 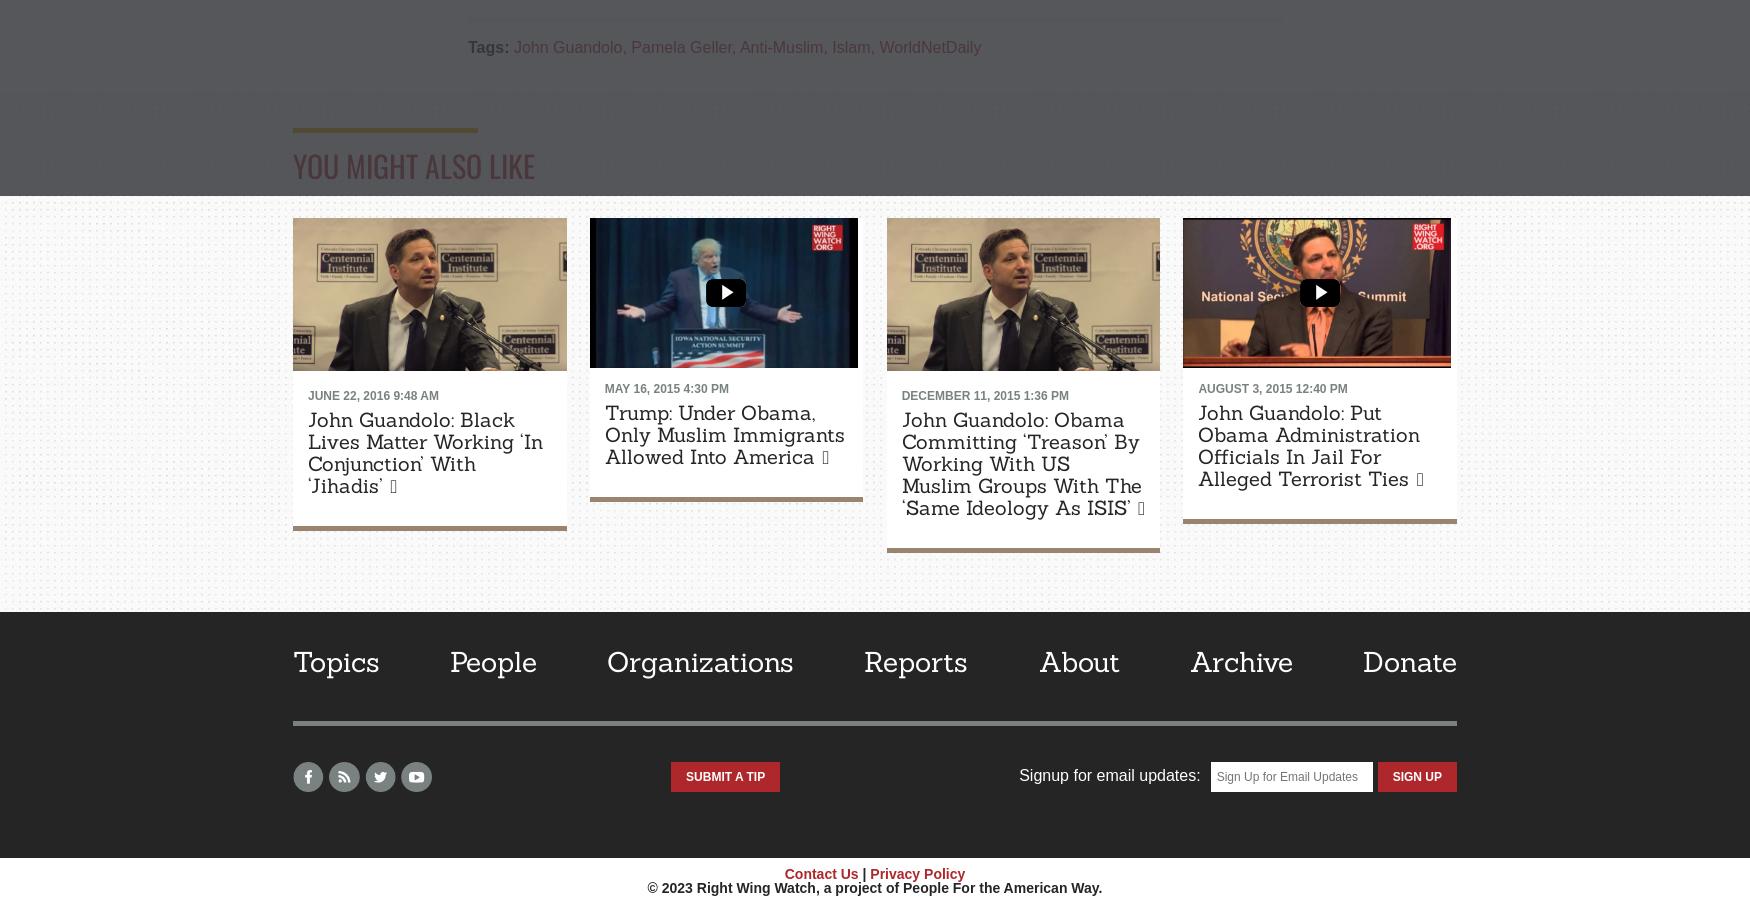 I want to click on 'About', so click(x=1078, y=659).